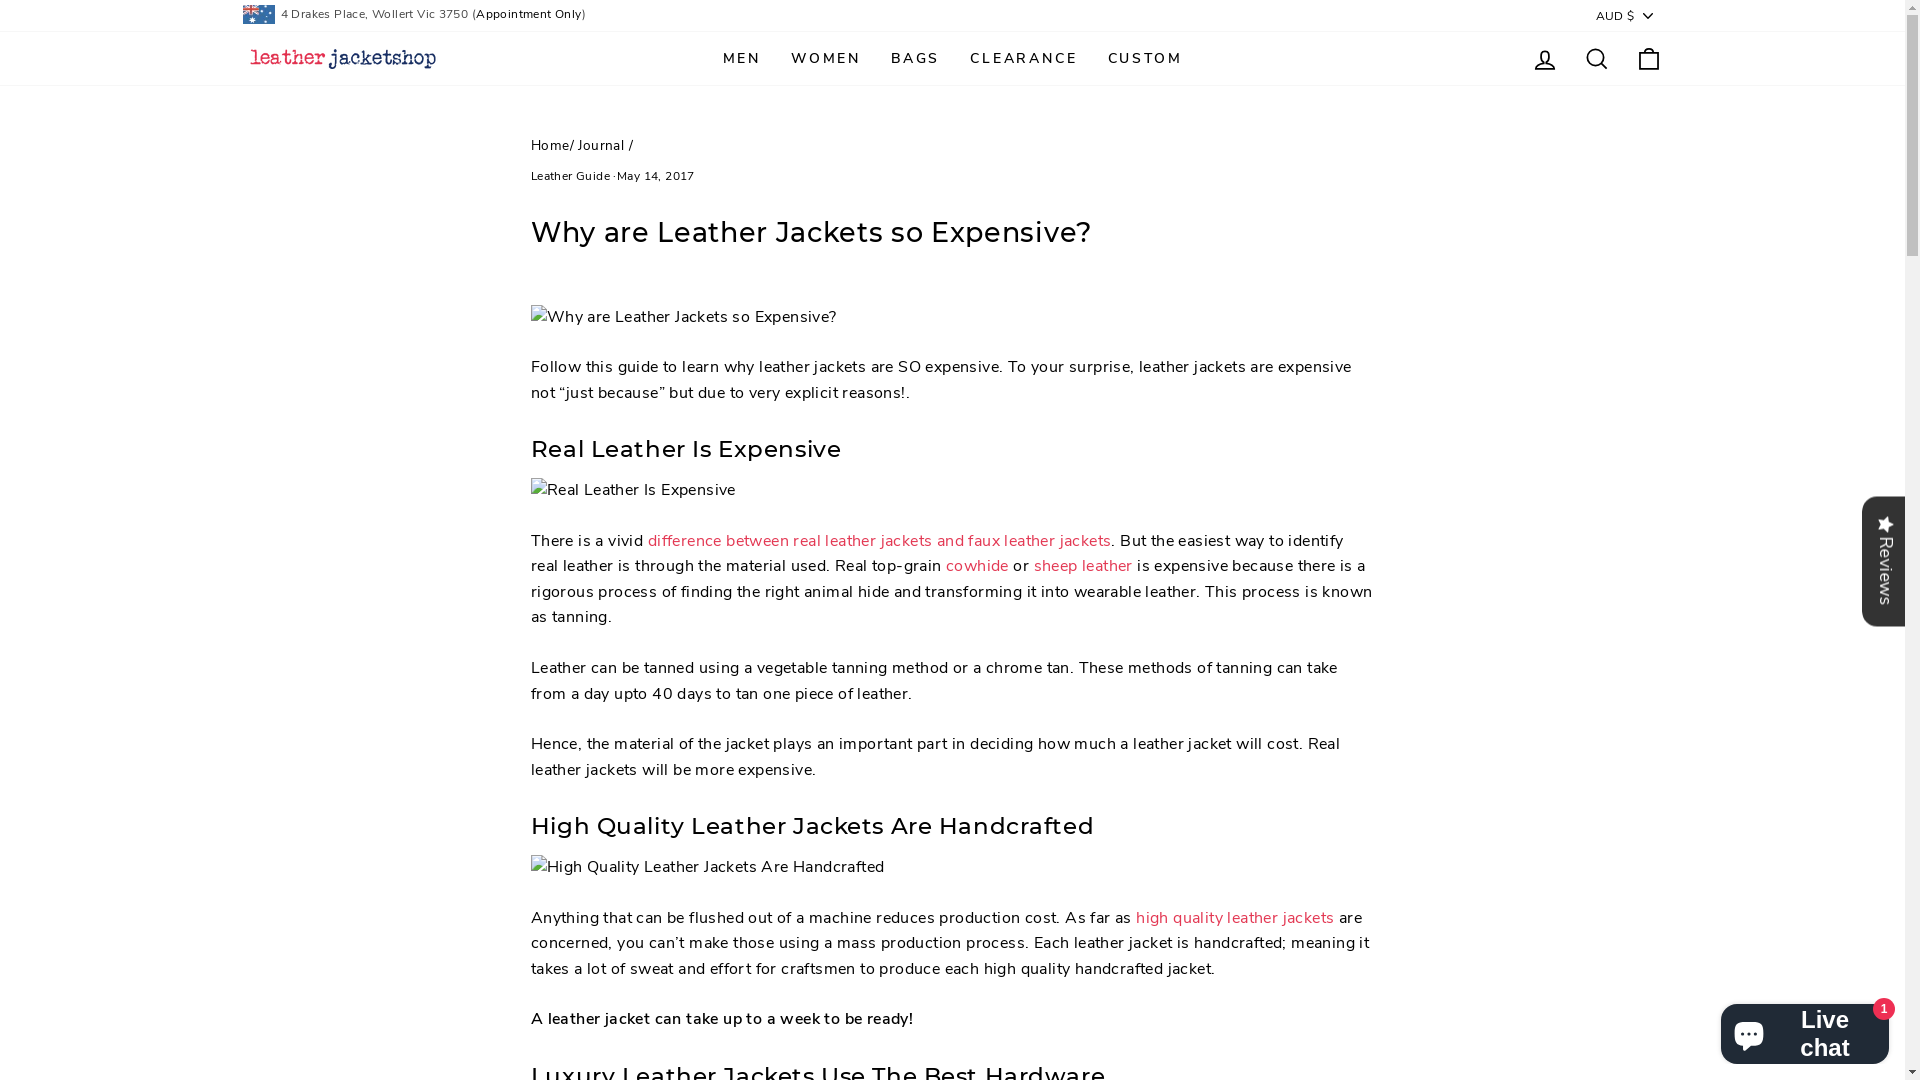 The width and height of the screenshot is (1920, 1080). I want to click on 'MEN', so click(741, 57).